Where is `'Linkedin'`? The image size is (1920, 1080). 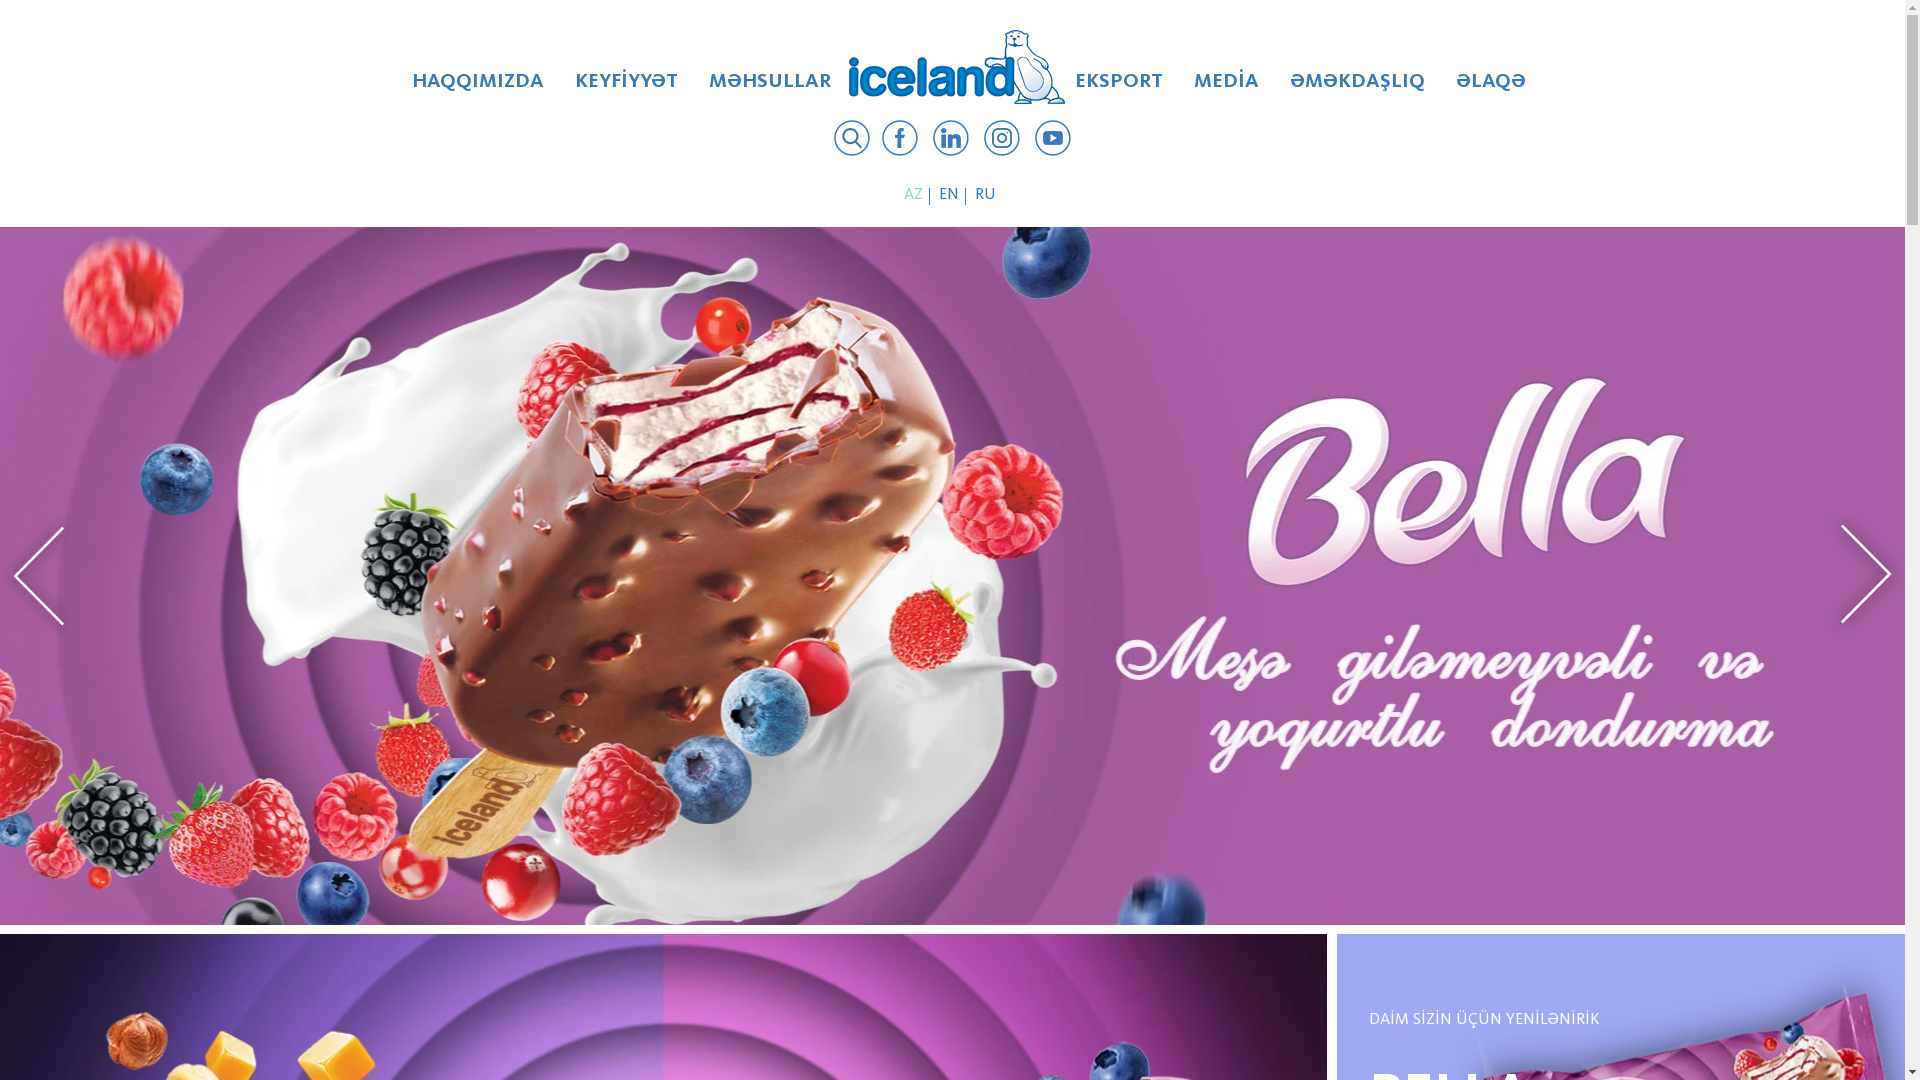
'Linkedin' is located at coordinates (931, 140).